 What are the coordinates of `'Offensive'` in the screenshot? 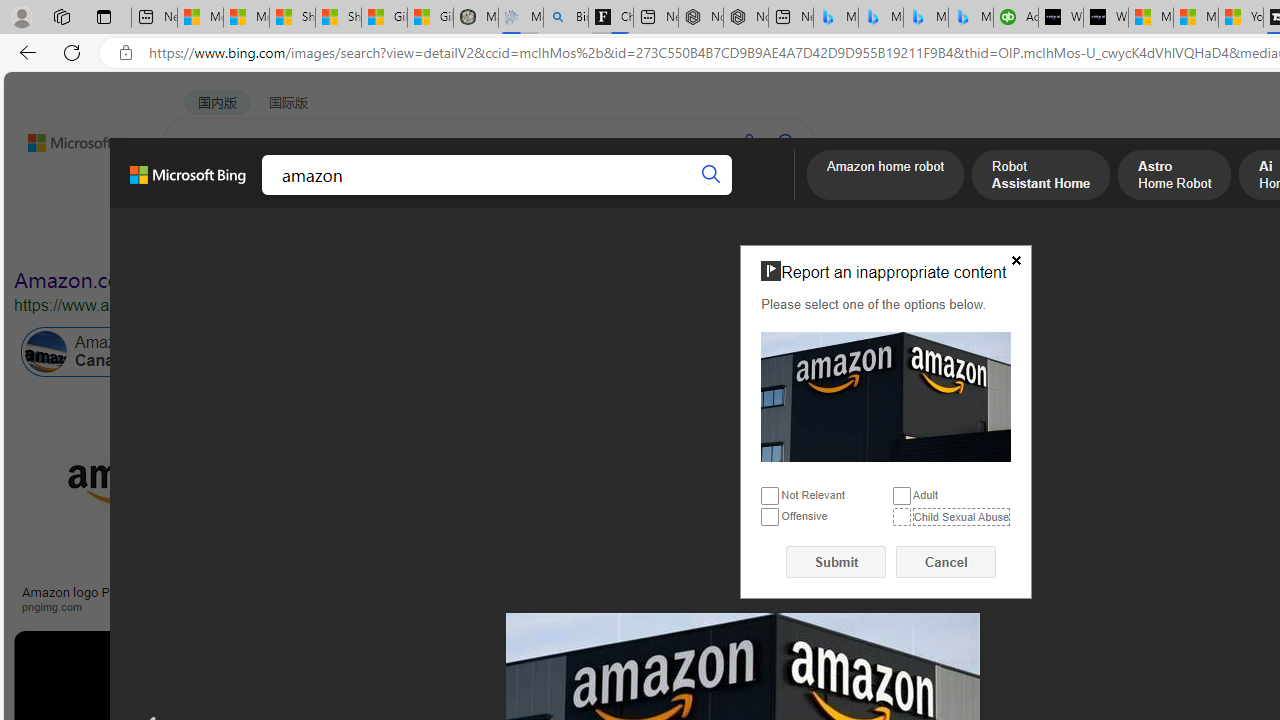 It's located at (769, 516).